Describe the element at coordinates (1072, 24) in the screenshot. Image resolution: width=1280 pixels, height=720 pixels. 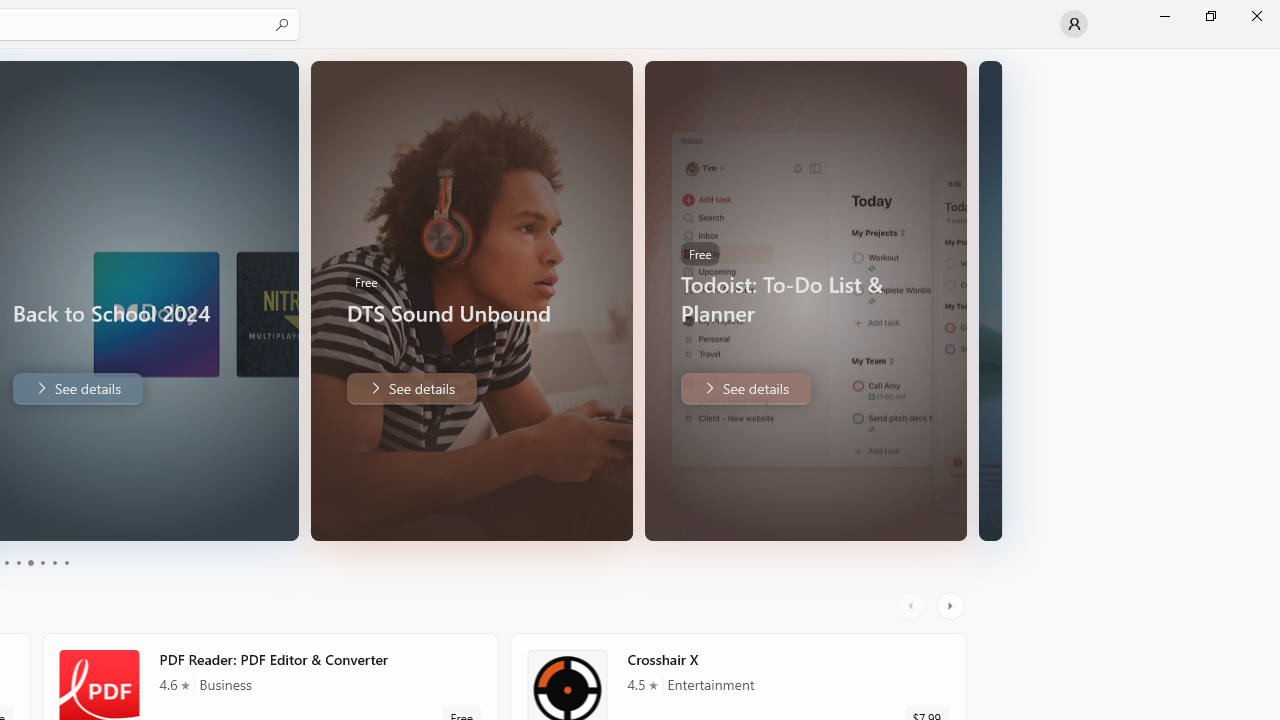
I see `'User profile'` at that location.